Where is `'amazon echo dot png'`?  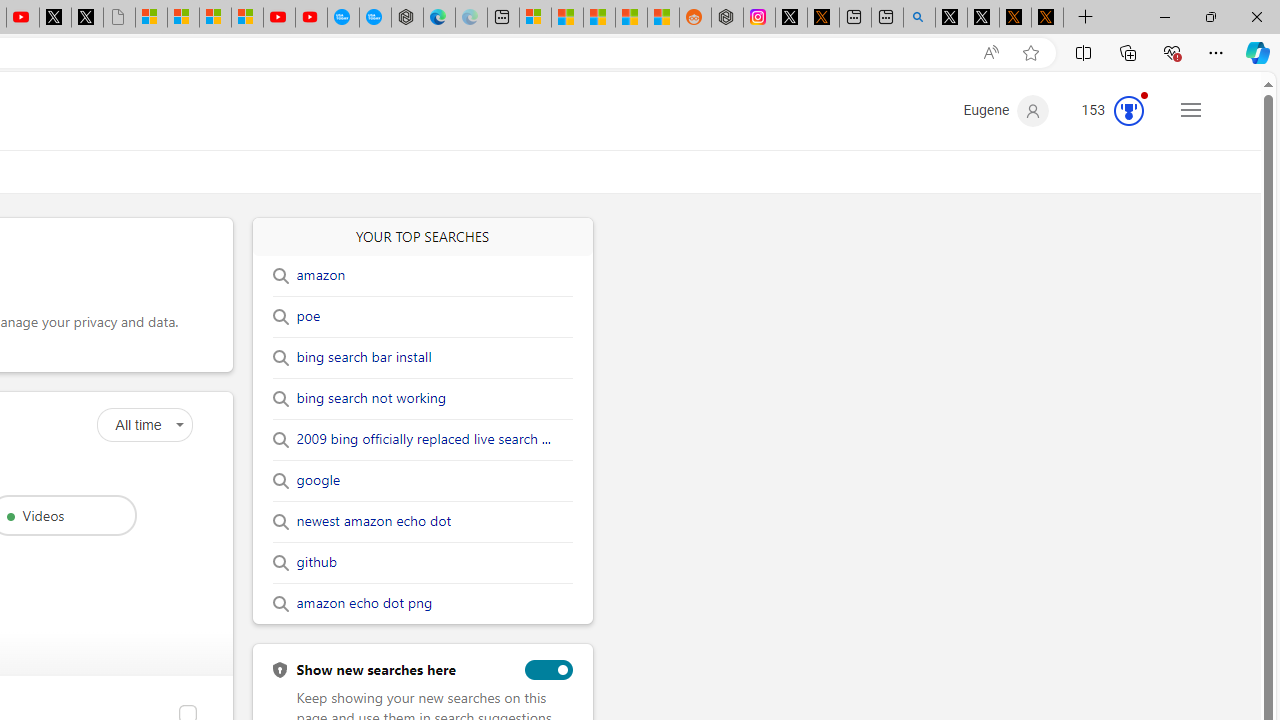 'amazon echo dot png' is located at coordinates (364, 603).